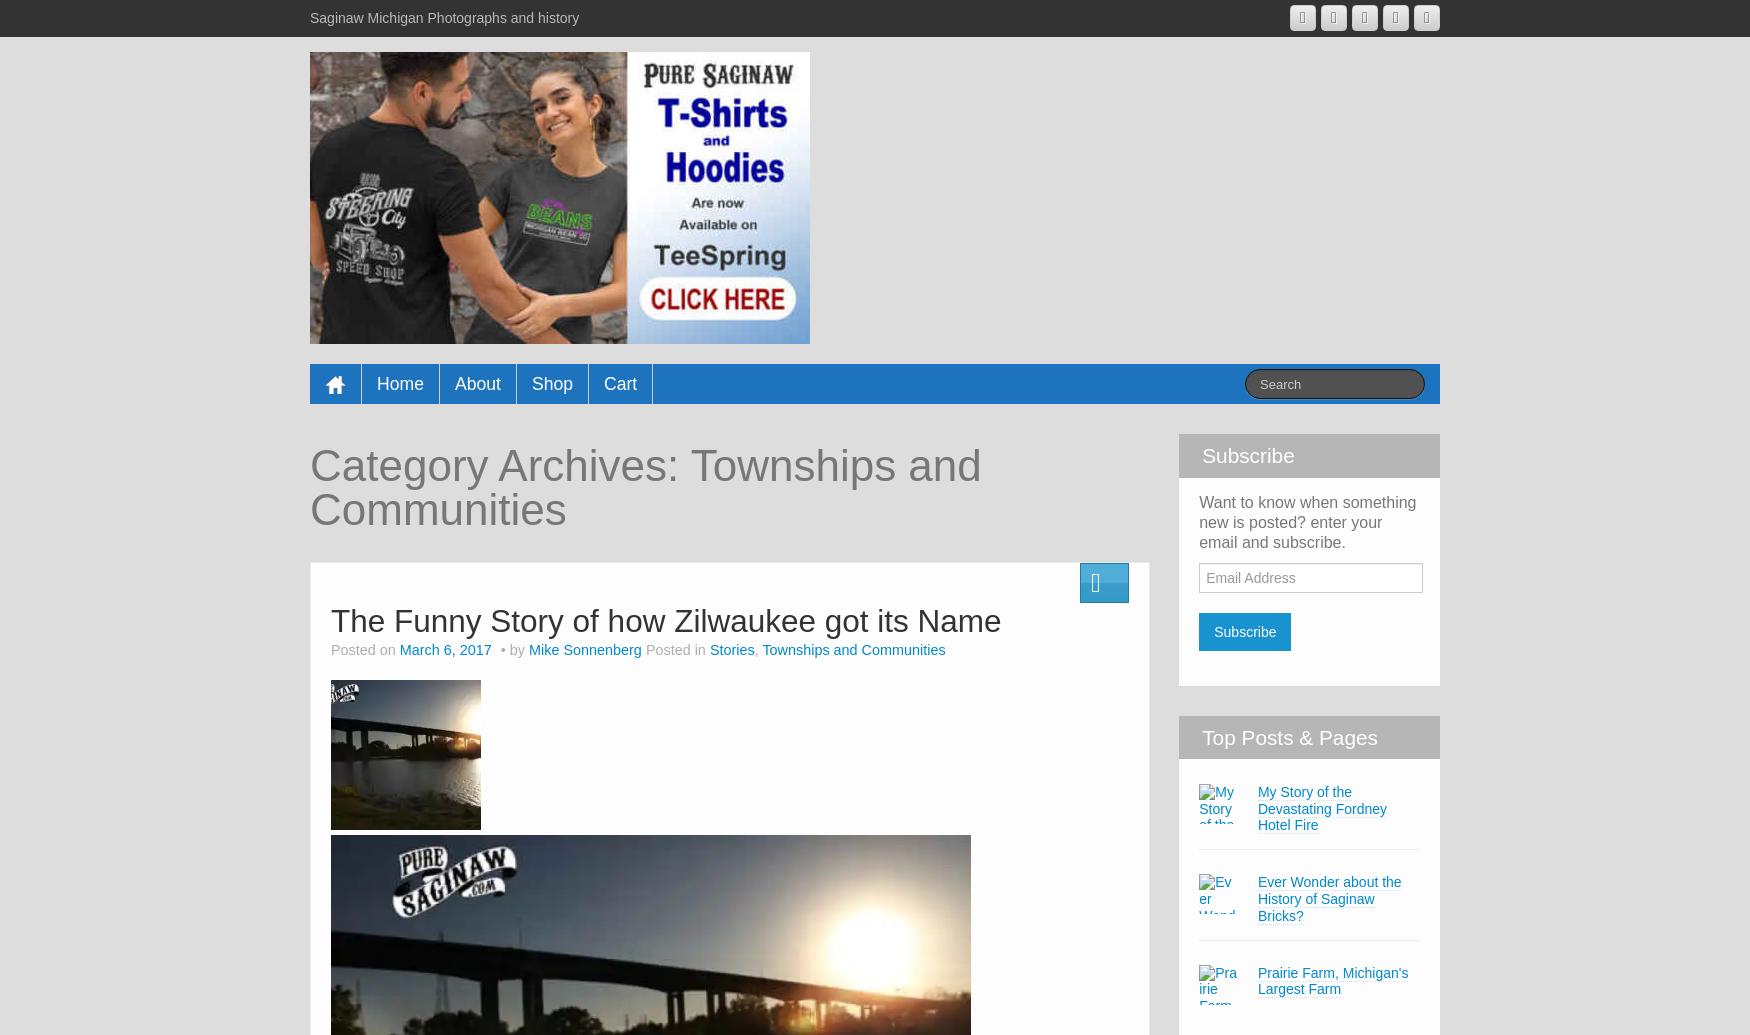  What do you see at coordinates (499, 465) in the screenshot?
I see `'Category Archives:'` at bounding box center [499, 465].